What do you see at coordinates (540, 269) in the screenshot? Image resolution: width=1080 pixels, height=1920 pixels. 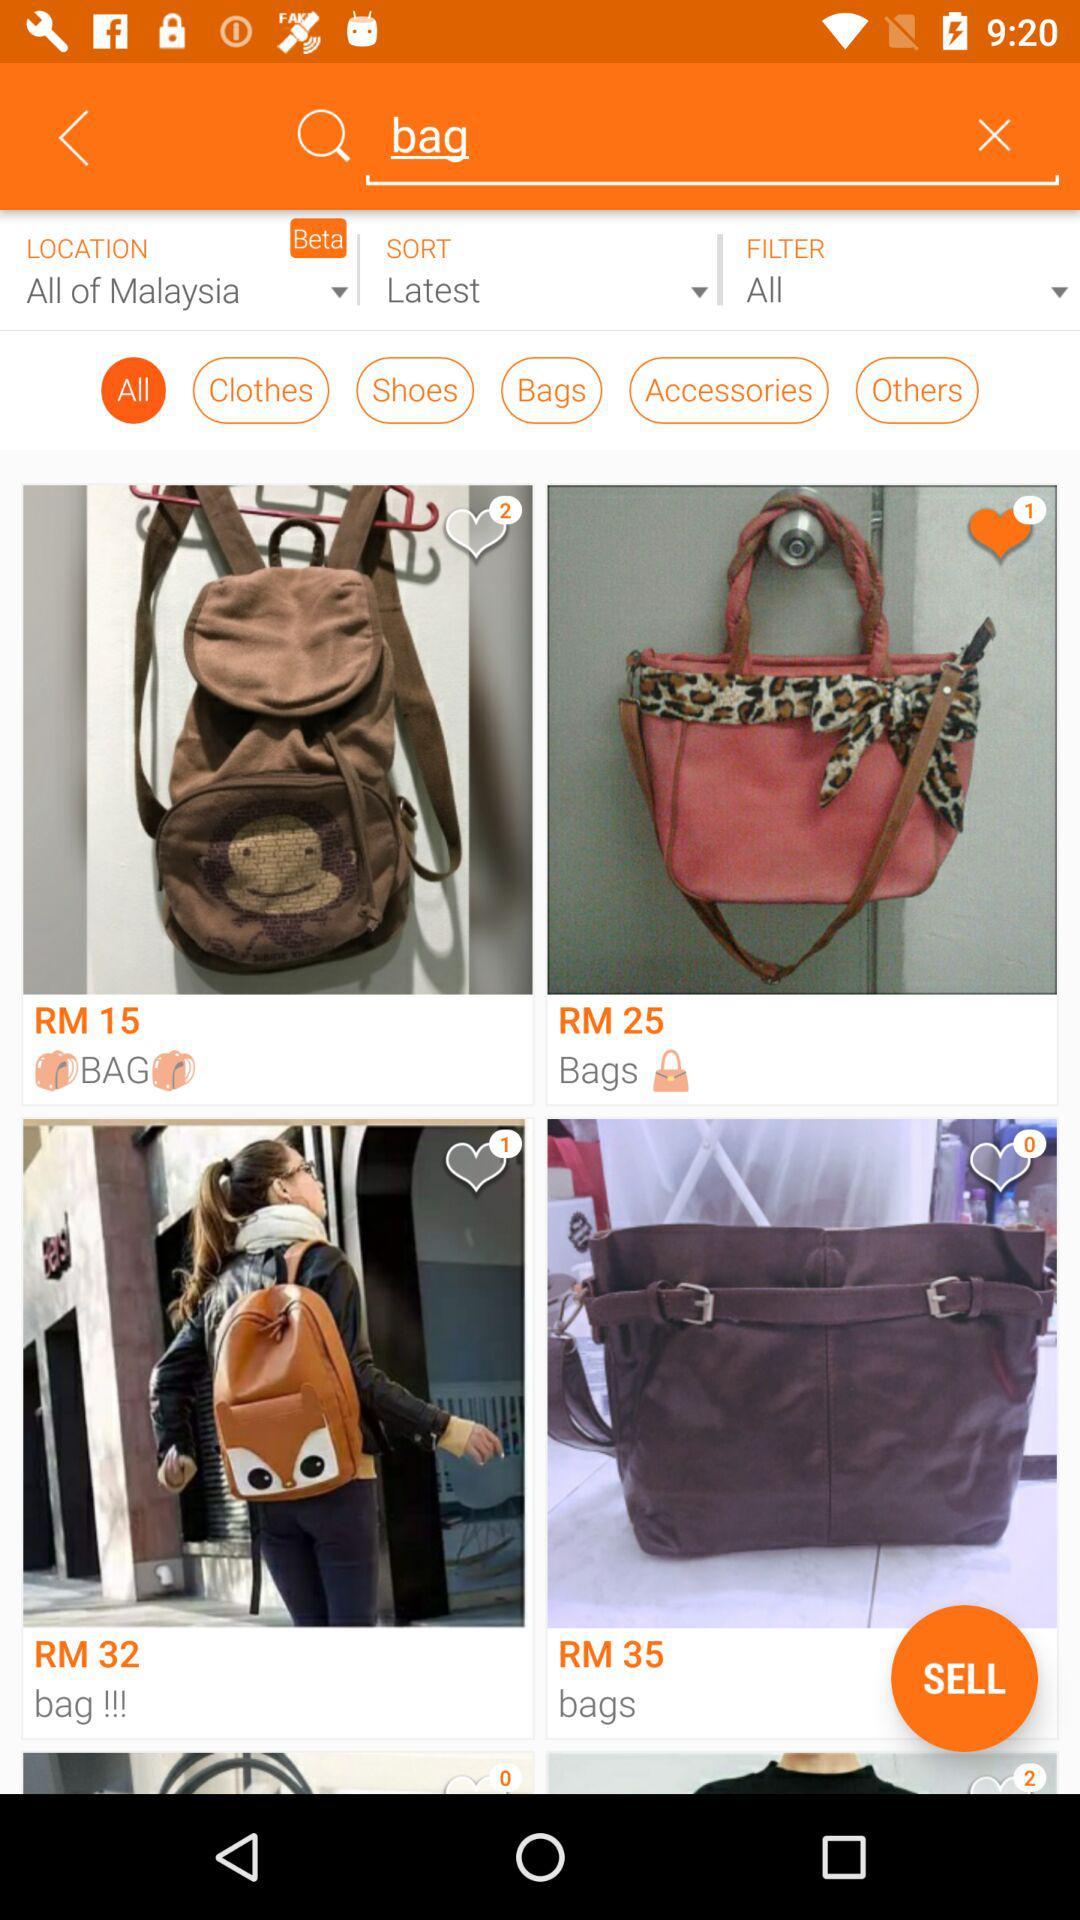 I see `recent products` at bounding box center [540, 269].